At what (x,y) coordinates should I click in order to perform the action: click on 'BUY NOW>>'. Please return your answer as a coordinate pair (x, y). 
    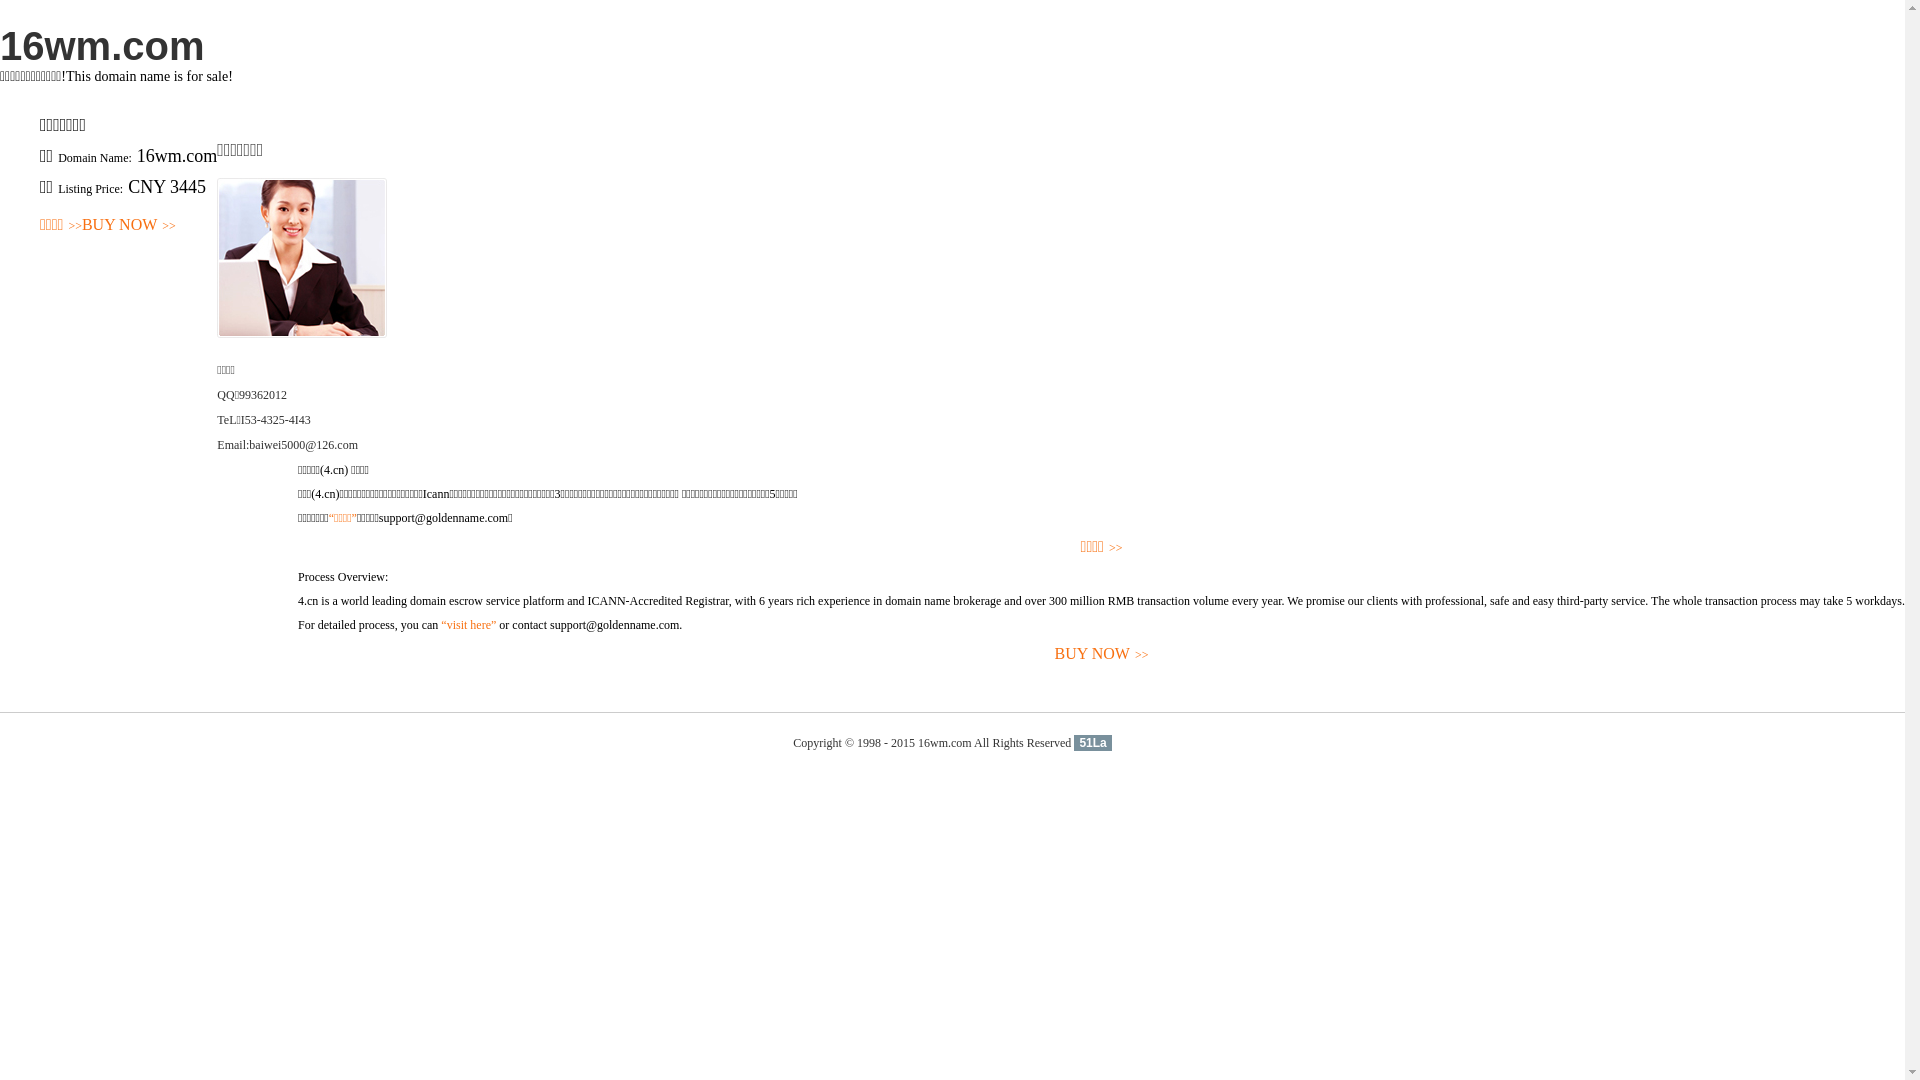
    Looking at the image, I should click on (1100, 654).